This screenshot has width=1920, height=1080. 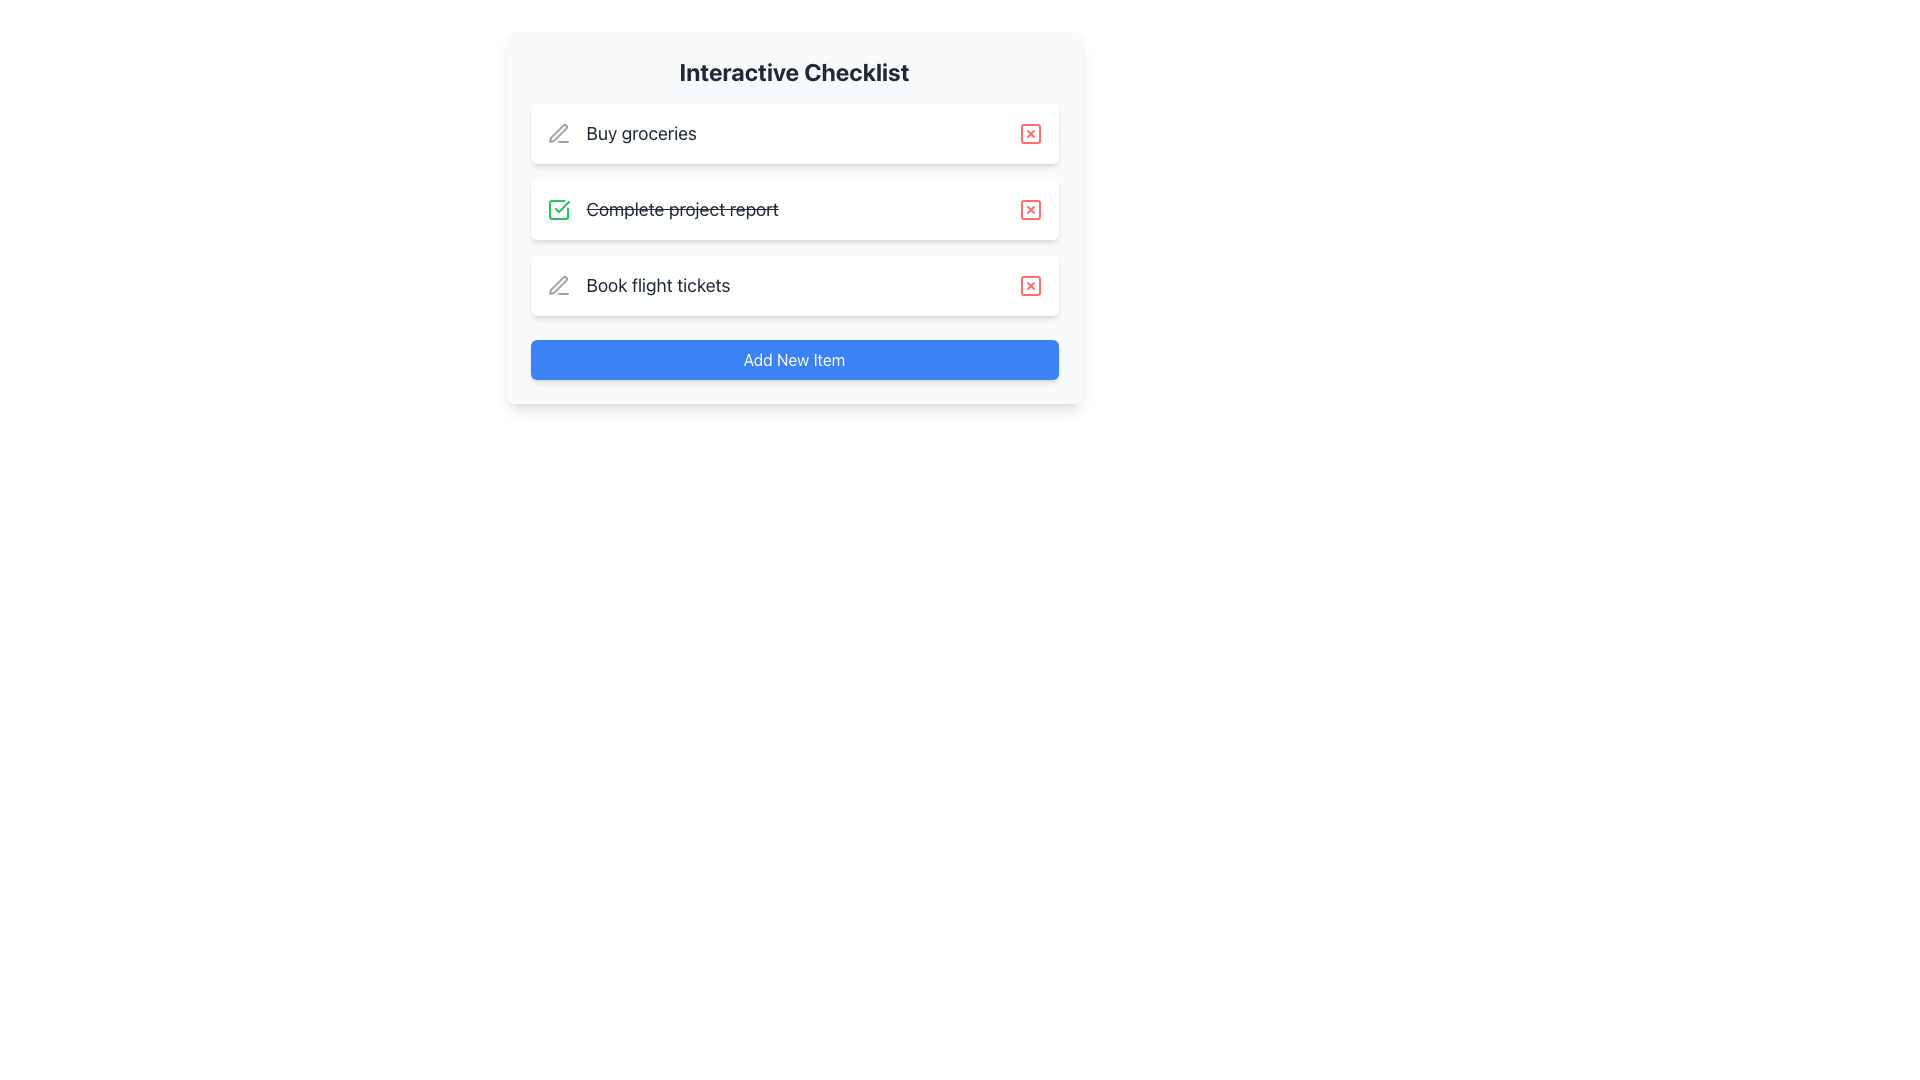 What do you see at coordinates (558, 134) in the screenshot?
I see `the edit button located in the first row of the list, positioned directly to the left of the 'Buy groceries' text` at bounding box center [558, 134].